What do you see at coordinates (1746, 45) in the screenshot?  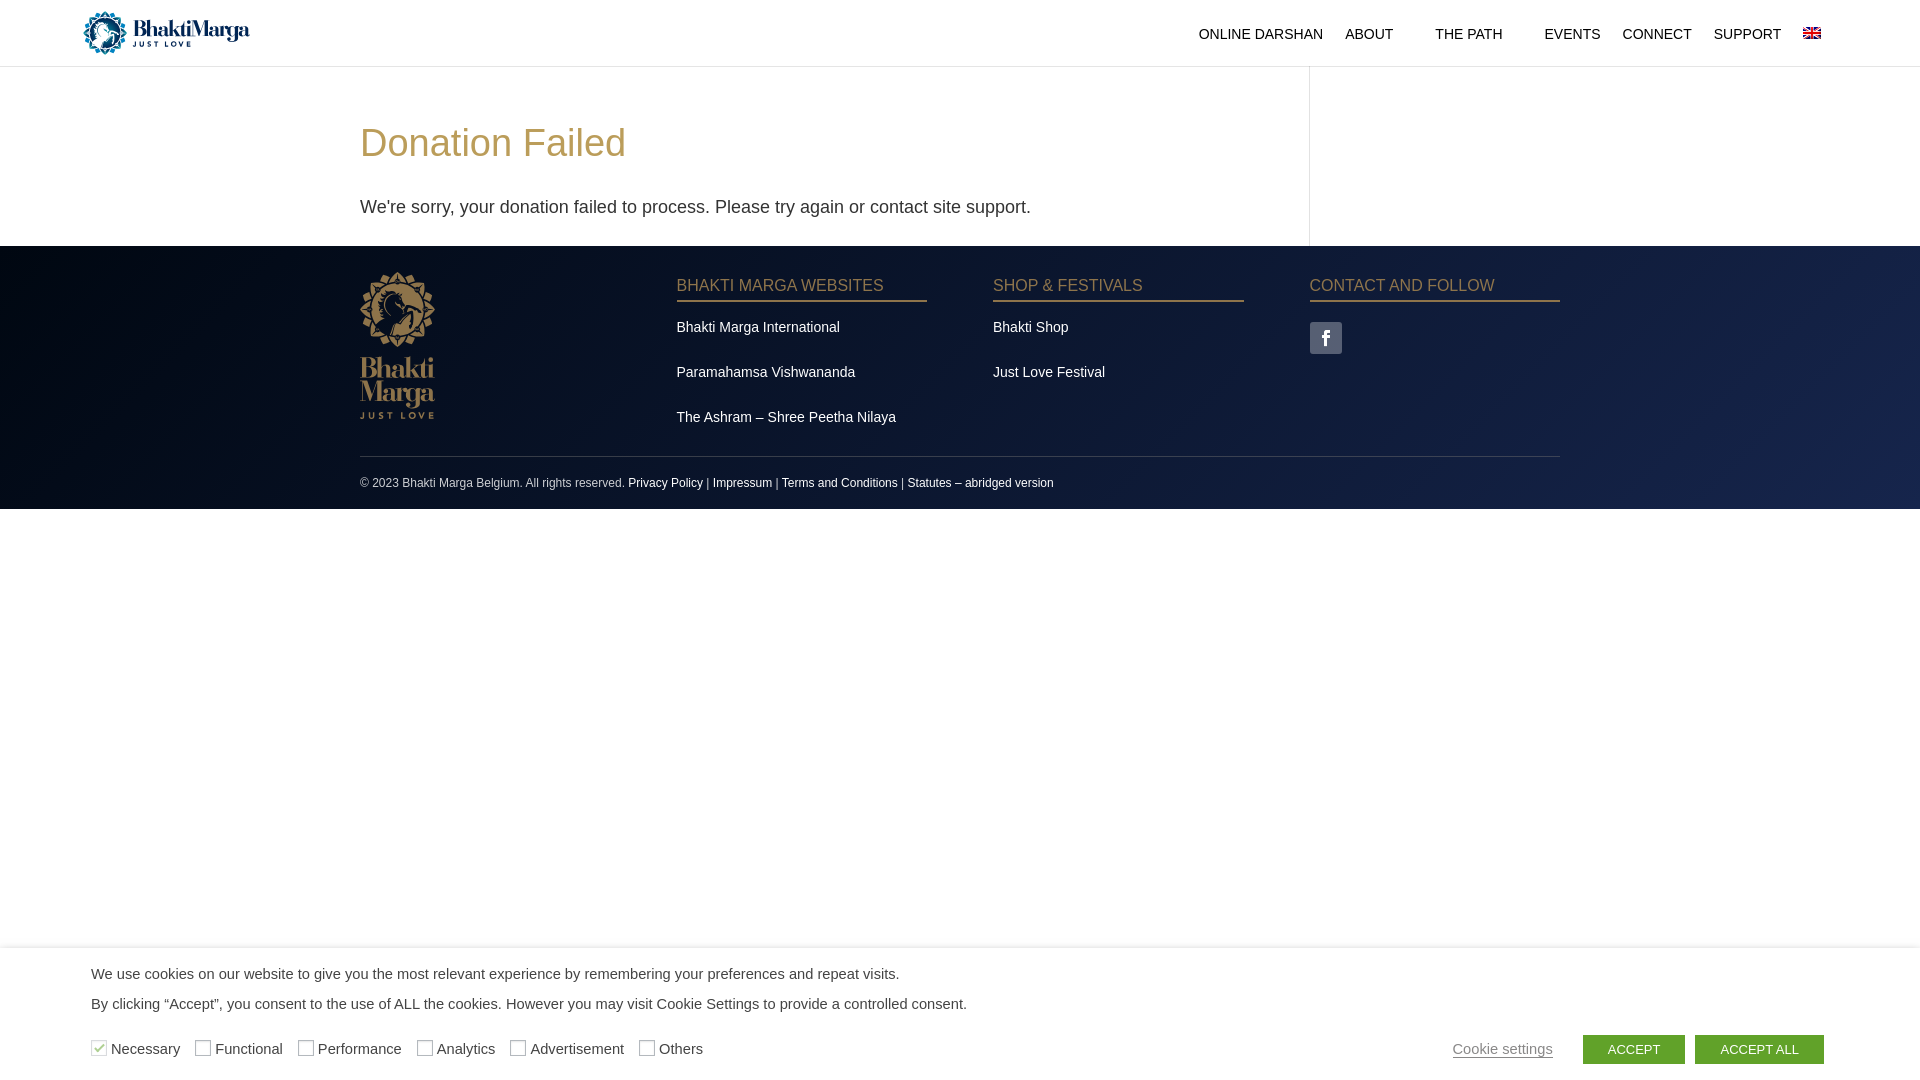 I see `'SUPPORT'` at bounding box center [1746, 45].